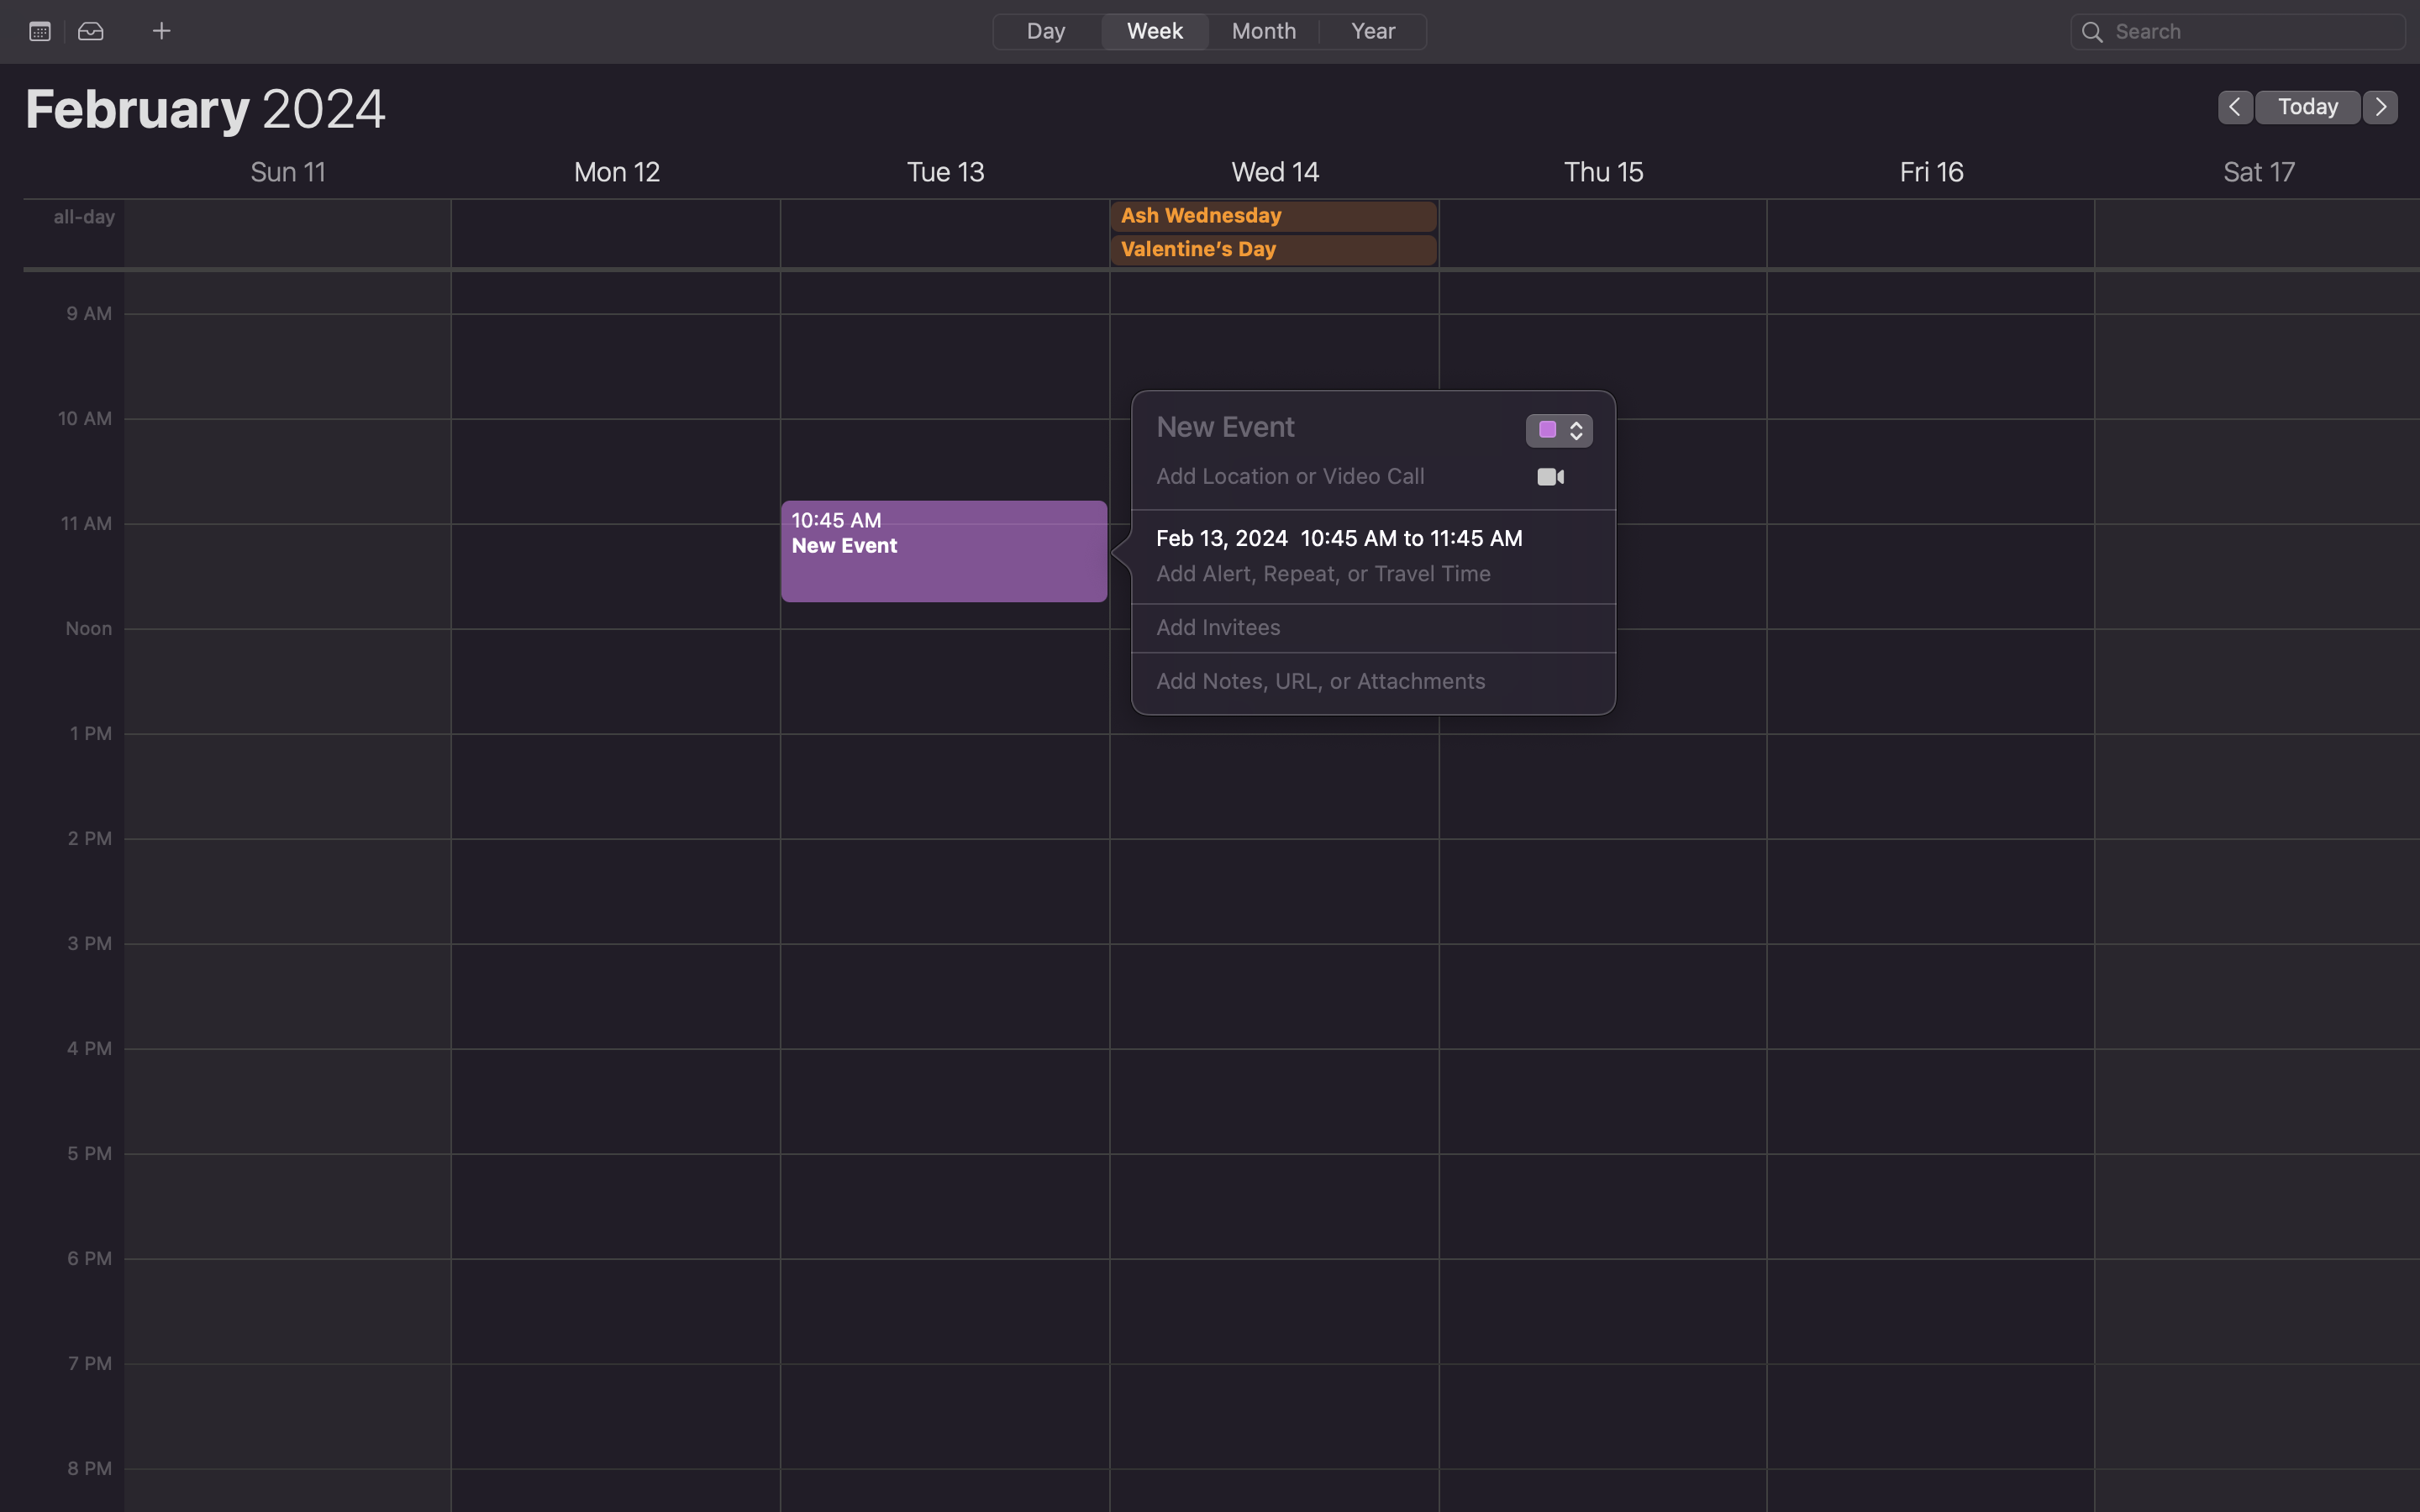  Describe the element at coordinates (1351, 682) in the screenshot. I see `a reminder to attendees to carry their laptops for the meeting presentation` at that location.